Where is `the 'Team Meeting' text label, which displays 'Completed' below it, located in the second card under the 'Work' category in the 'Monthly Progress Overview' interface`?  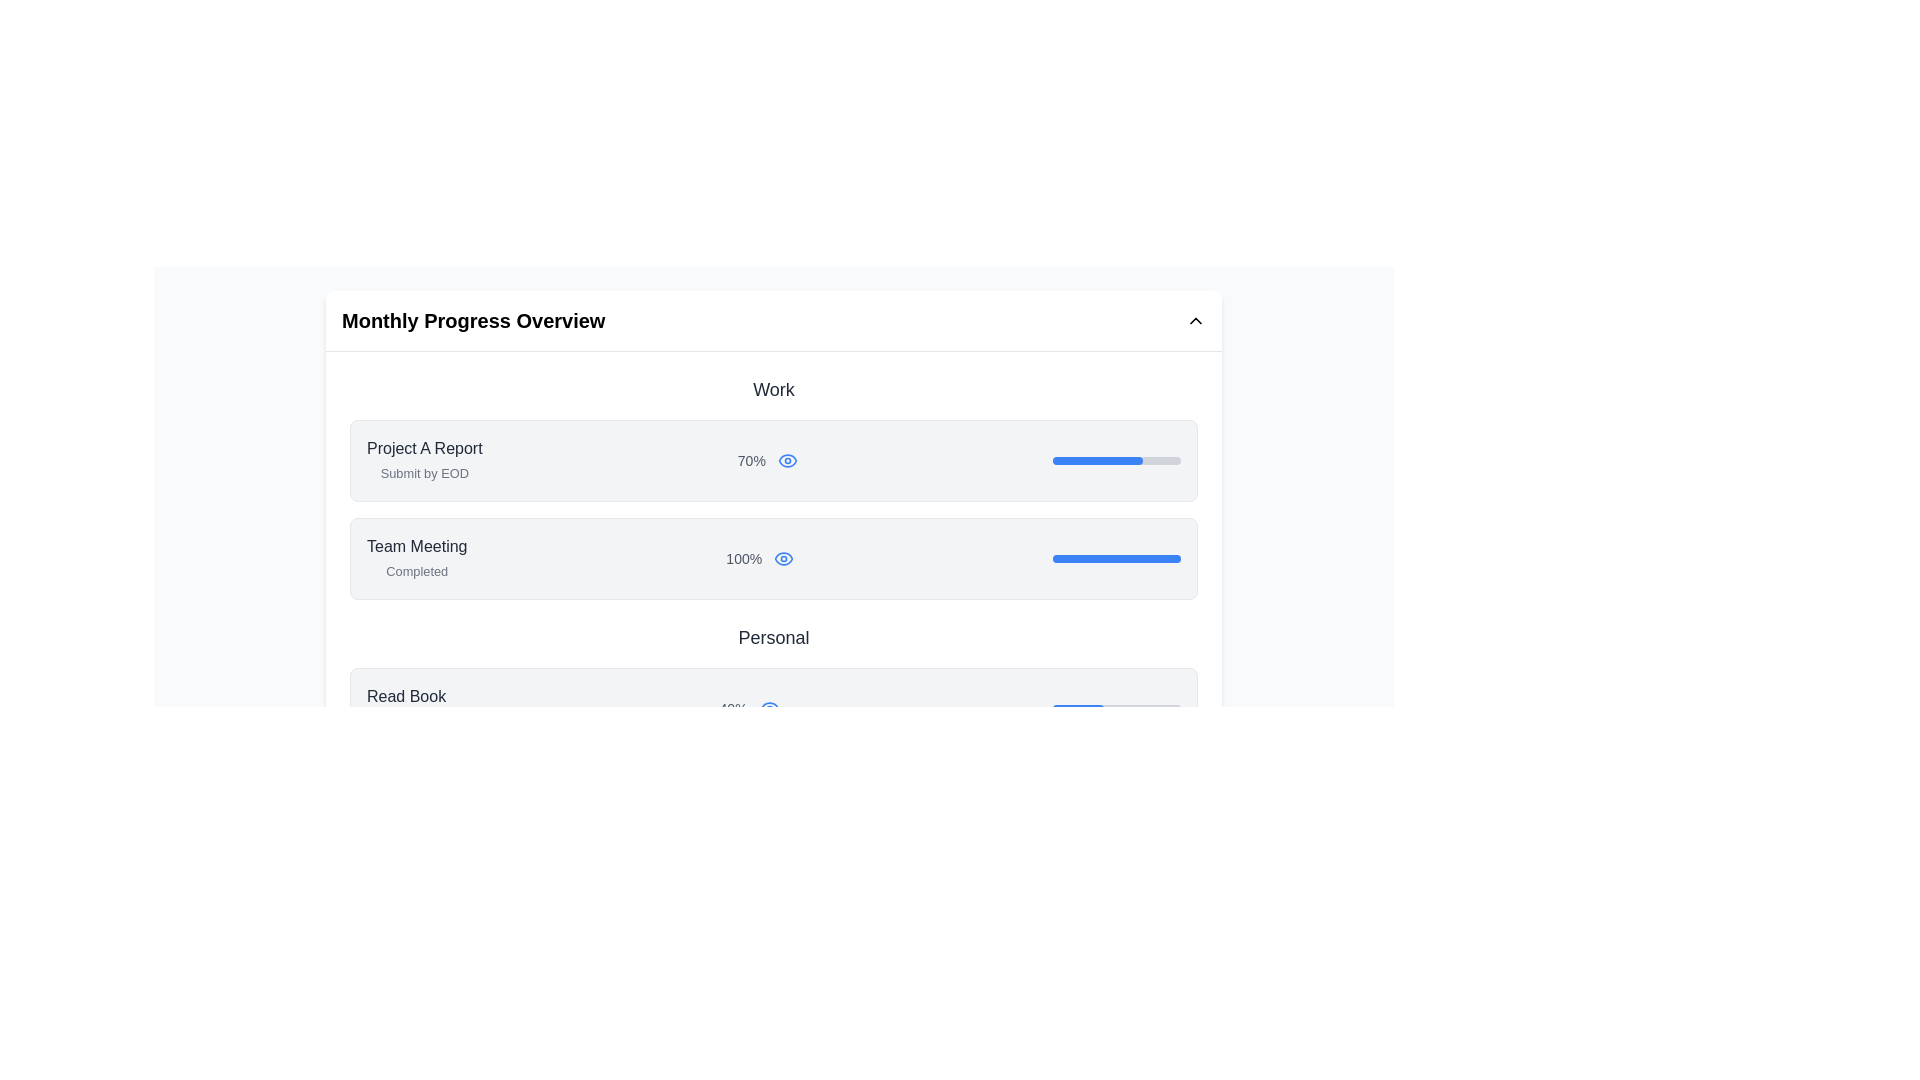
the 'Team Meeting' text label, which displays 'Completed' below it, located in the second card under the 'Work' category in the 'Monthly Progress Overview' interface is located at coordinates (416, 559).